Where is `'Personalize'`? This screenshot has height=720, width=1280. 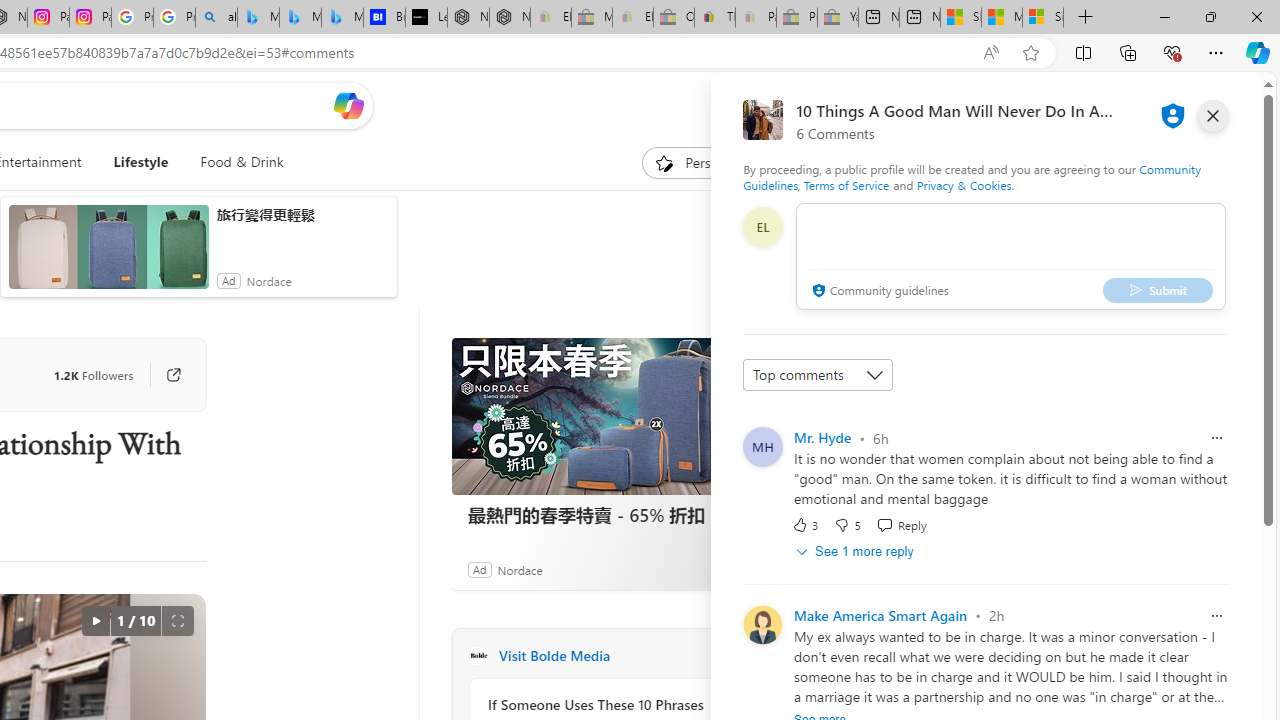 'Personalize' is located at coordinates (704, 162).